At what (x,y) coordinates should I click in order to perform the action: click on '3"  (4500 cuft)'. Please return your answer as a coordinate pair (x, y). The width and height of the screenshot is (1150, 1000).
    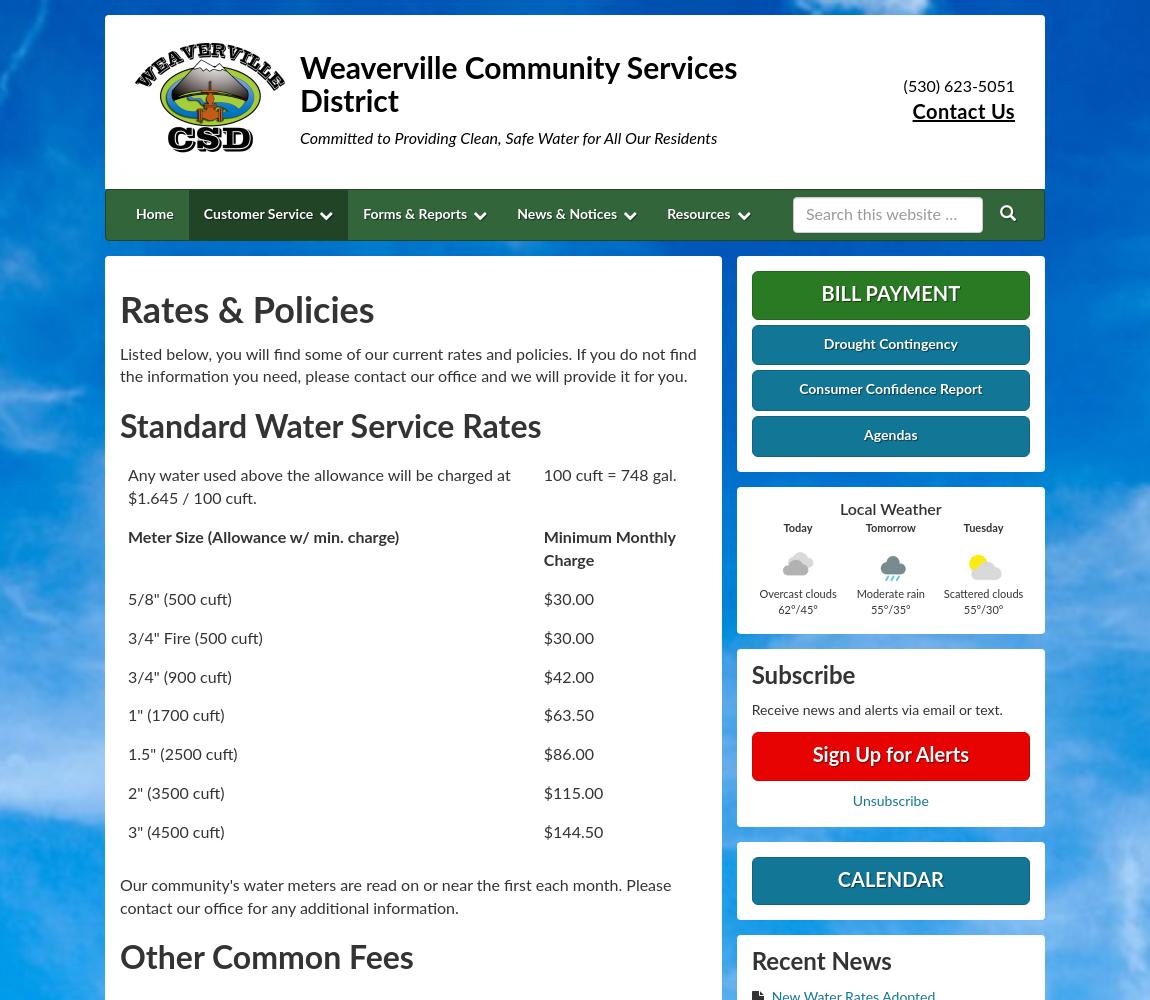
    Looking at the image, I should click on (174, 831).